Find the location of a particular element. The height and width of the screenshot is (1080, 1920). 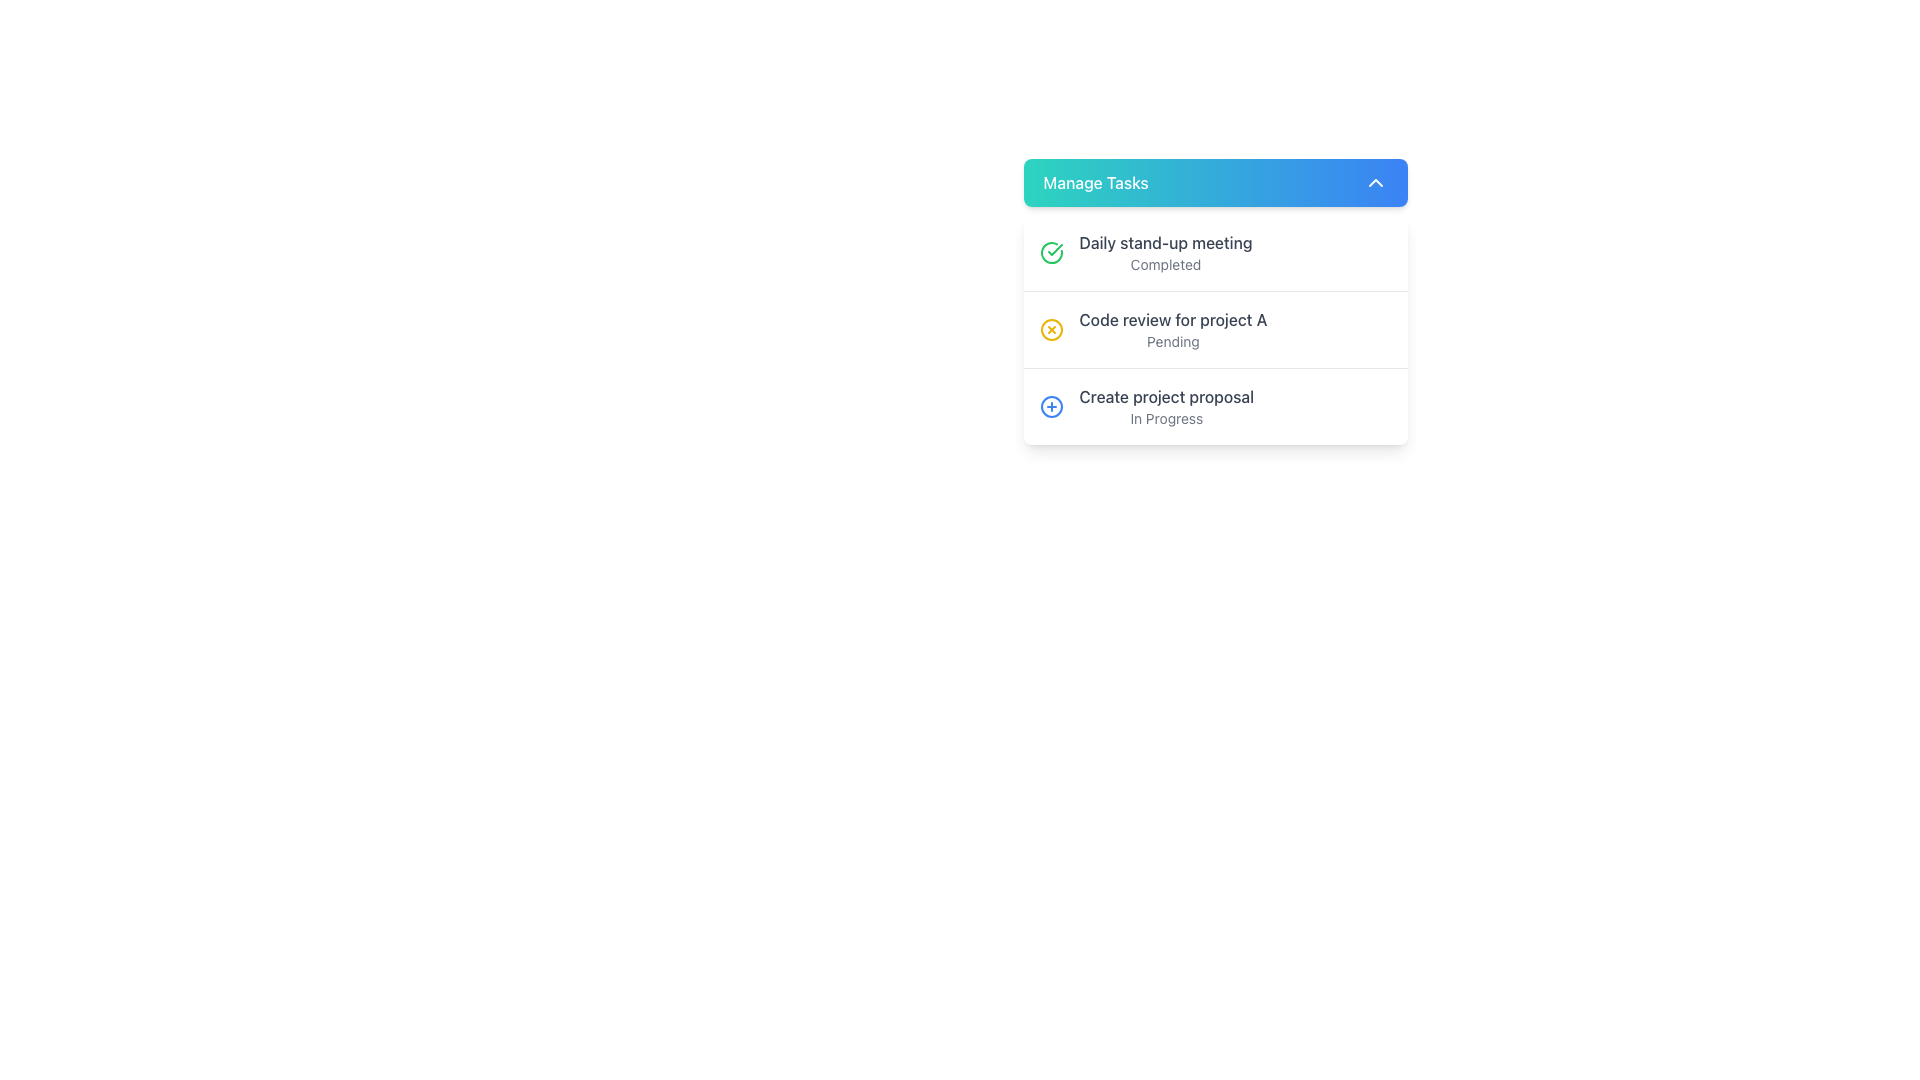

the text display representing a task in progress, located below 'Code review for project A' in the vertical list of tasks under 'Manage Tasks' is located at coordinates (1166, 406).